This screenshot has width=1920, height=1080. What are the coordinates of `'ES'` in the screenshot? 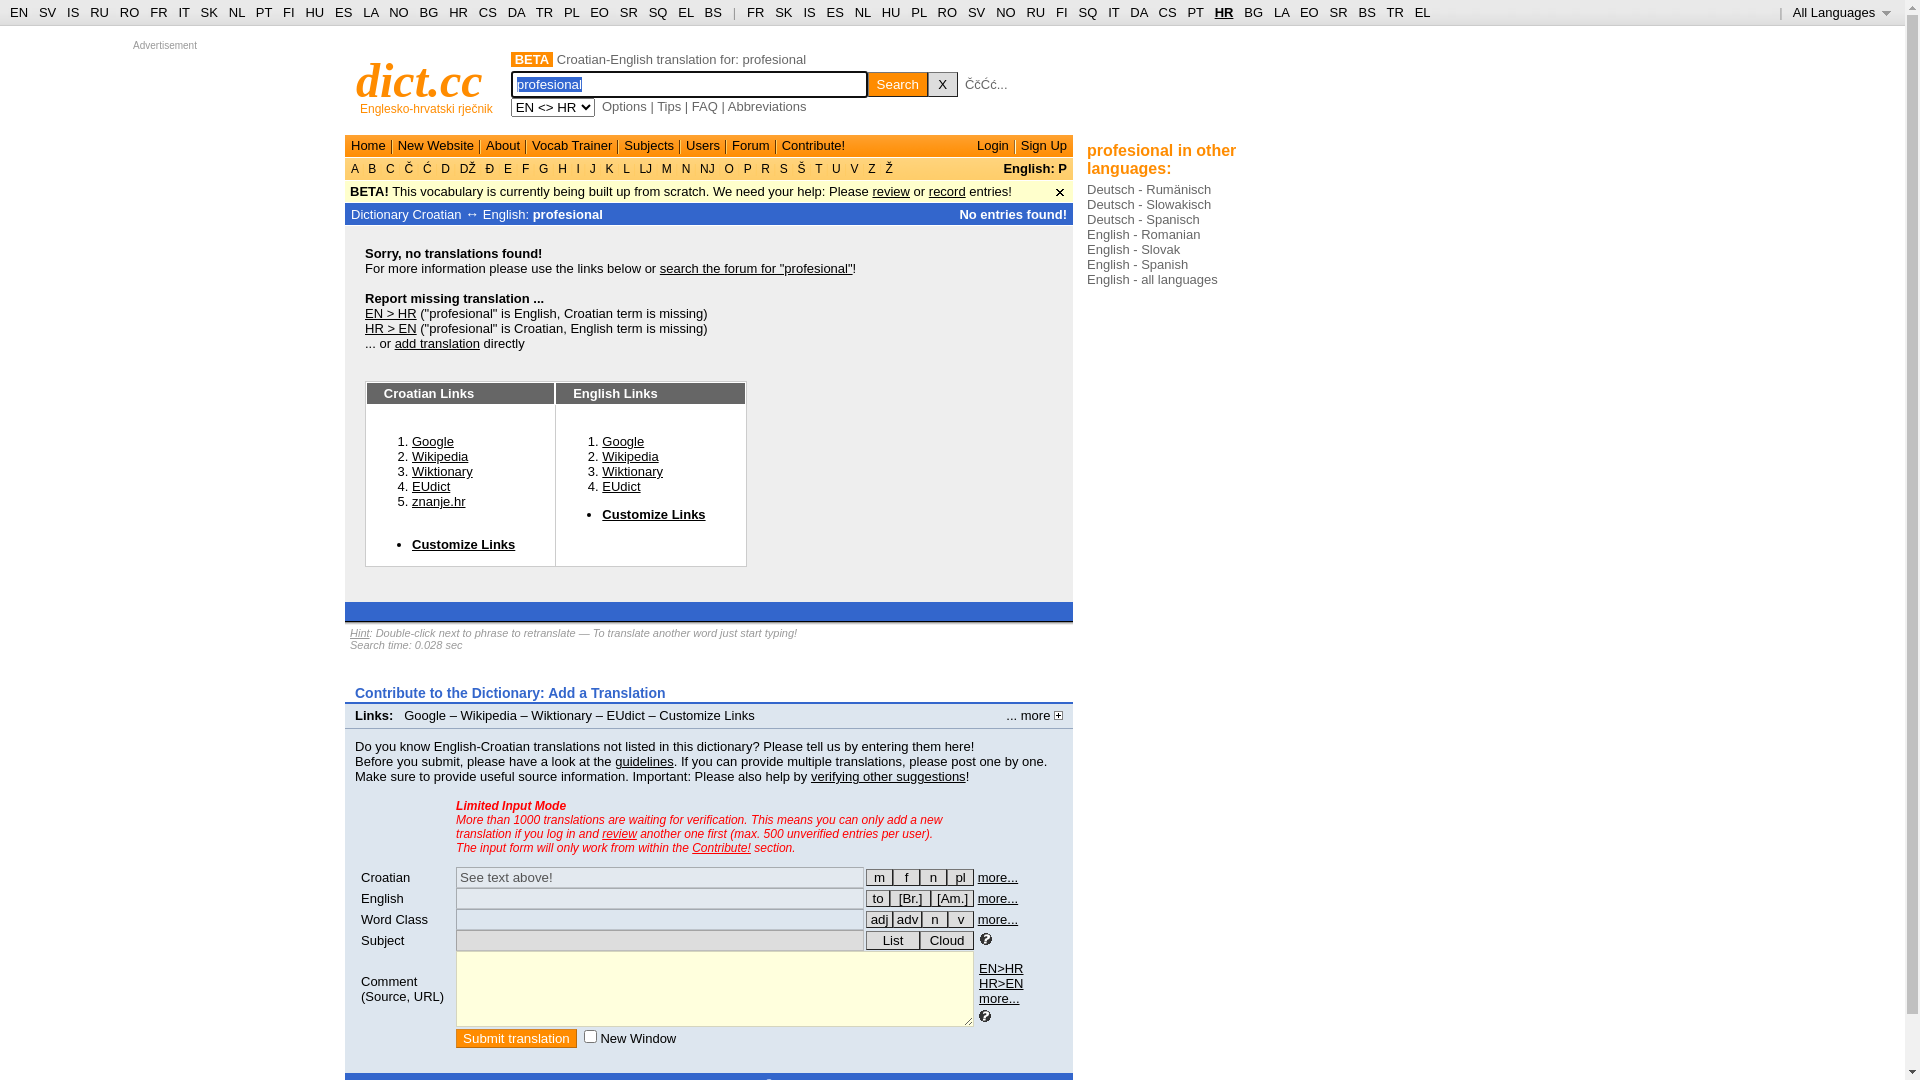 It's located at (835, 12).